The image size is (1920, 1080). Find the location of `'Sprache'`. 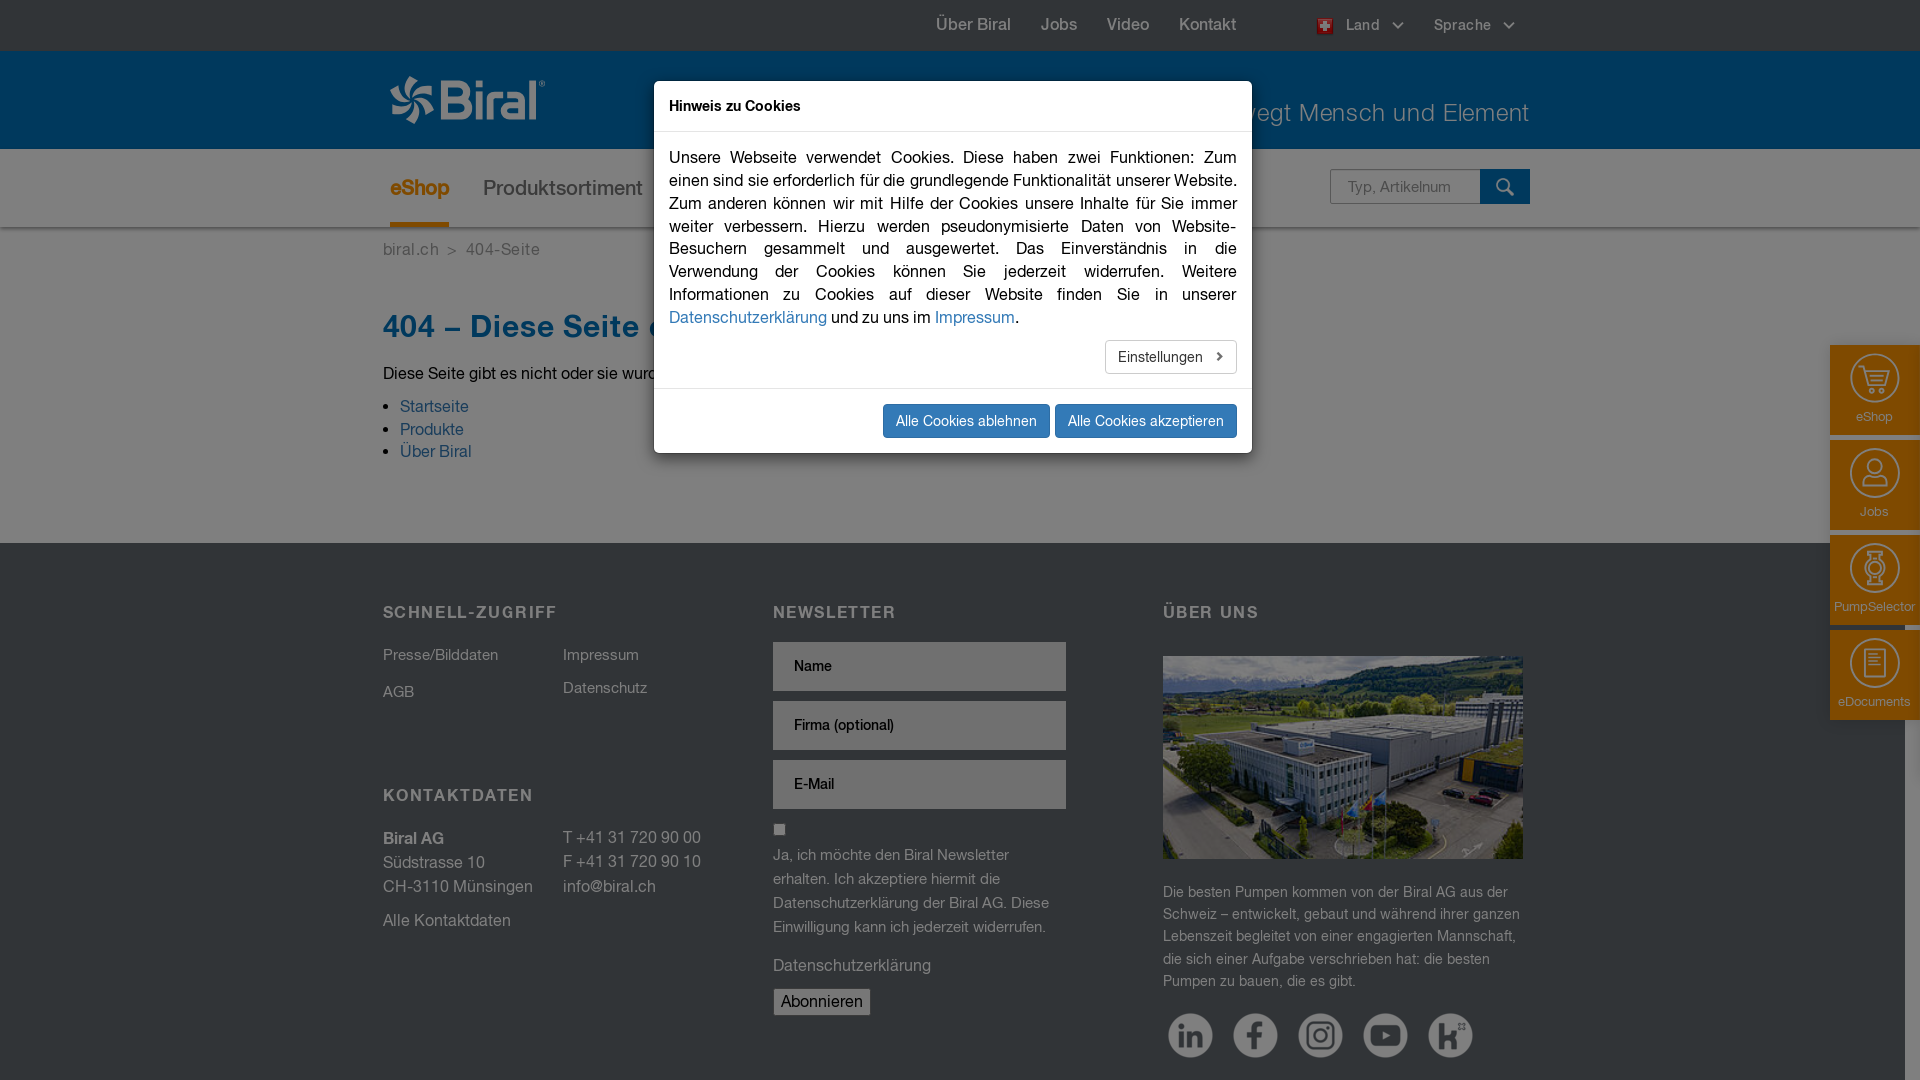

'Sprache' is located at coordinates (1474, 24).